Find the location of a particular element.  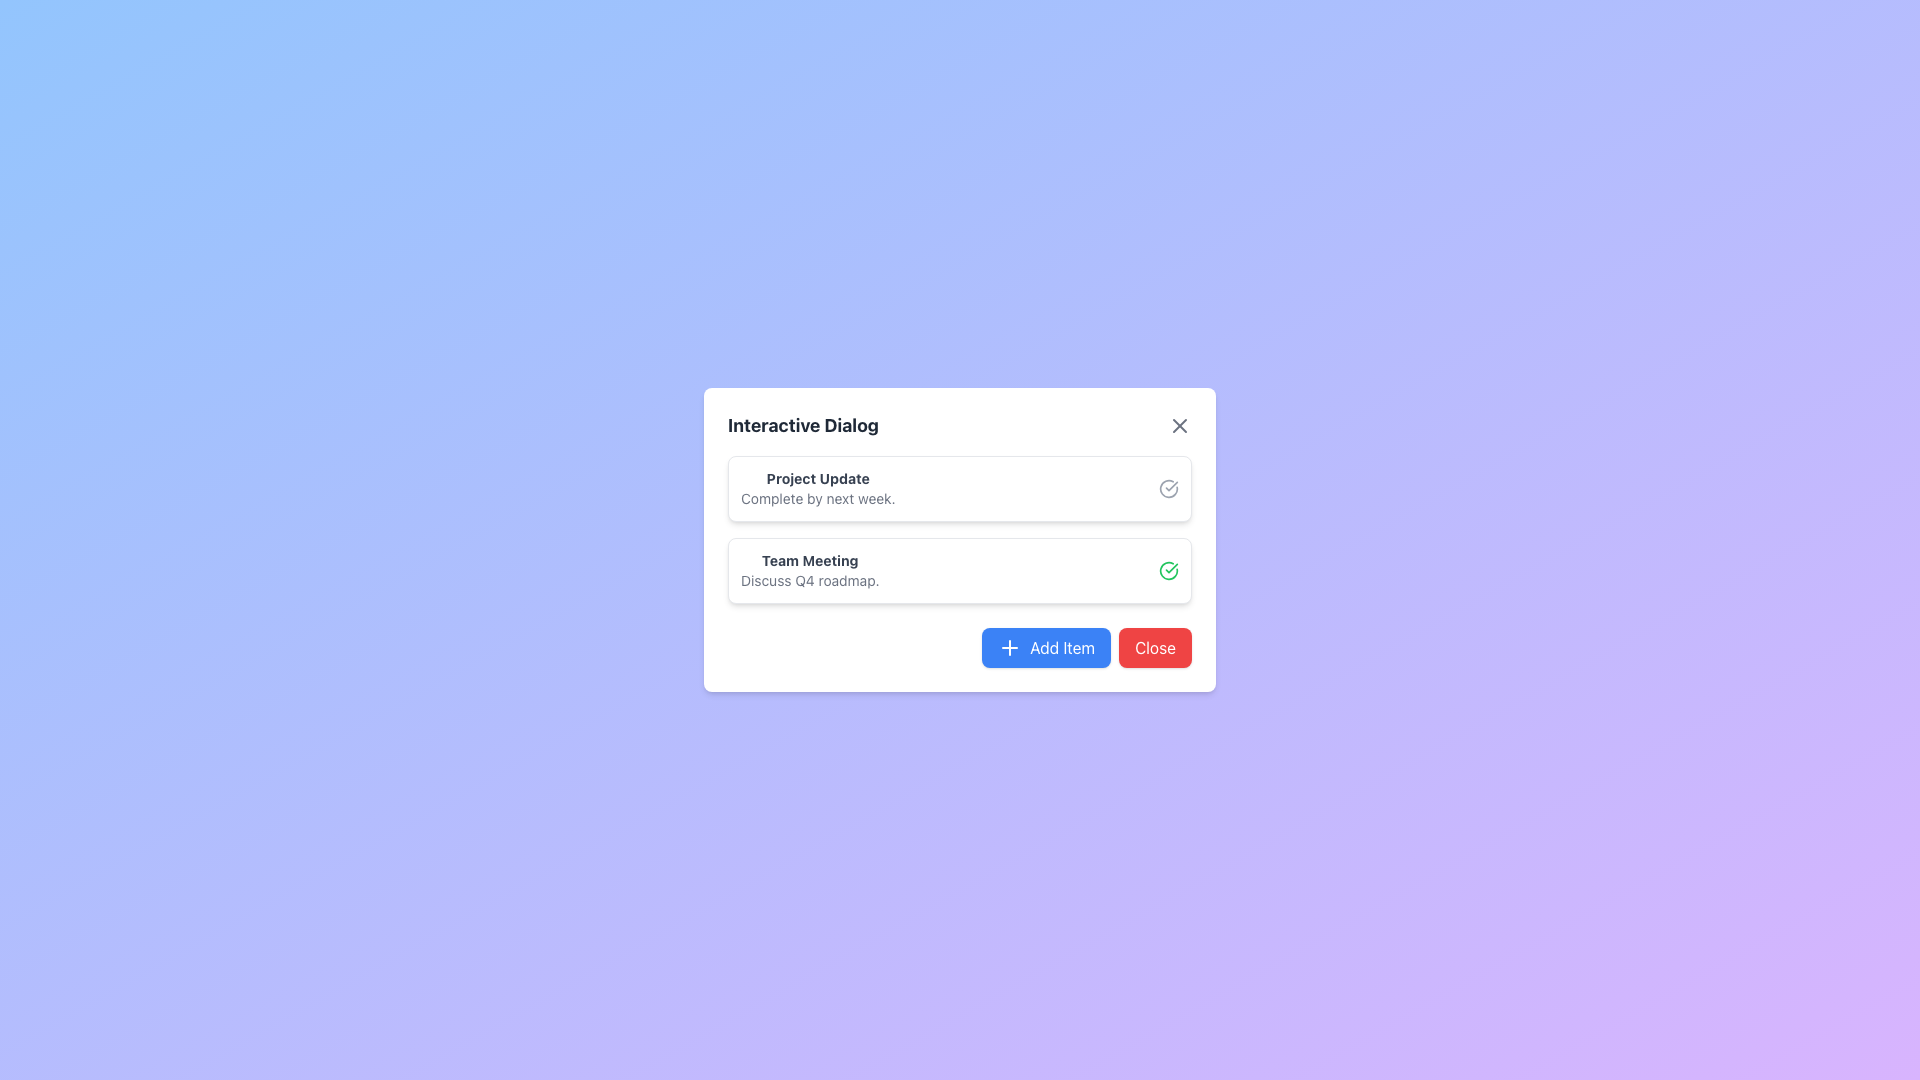

the icon located within the 'Add Item' button, positioned to the left of the text 'Add Item' is located at coordinates (1010, 648).